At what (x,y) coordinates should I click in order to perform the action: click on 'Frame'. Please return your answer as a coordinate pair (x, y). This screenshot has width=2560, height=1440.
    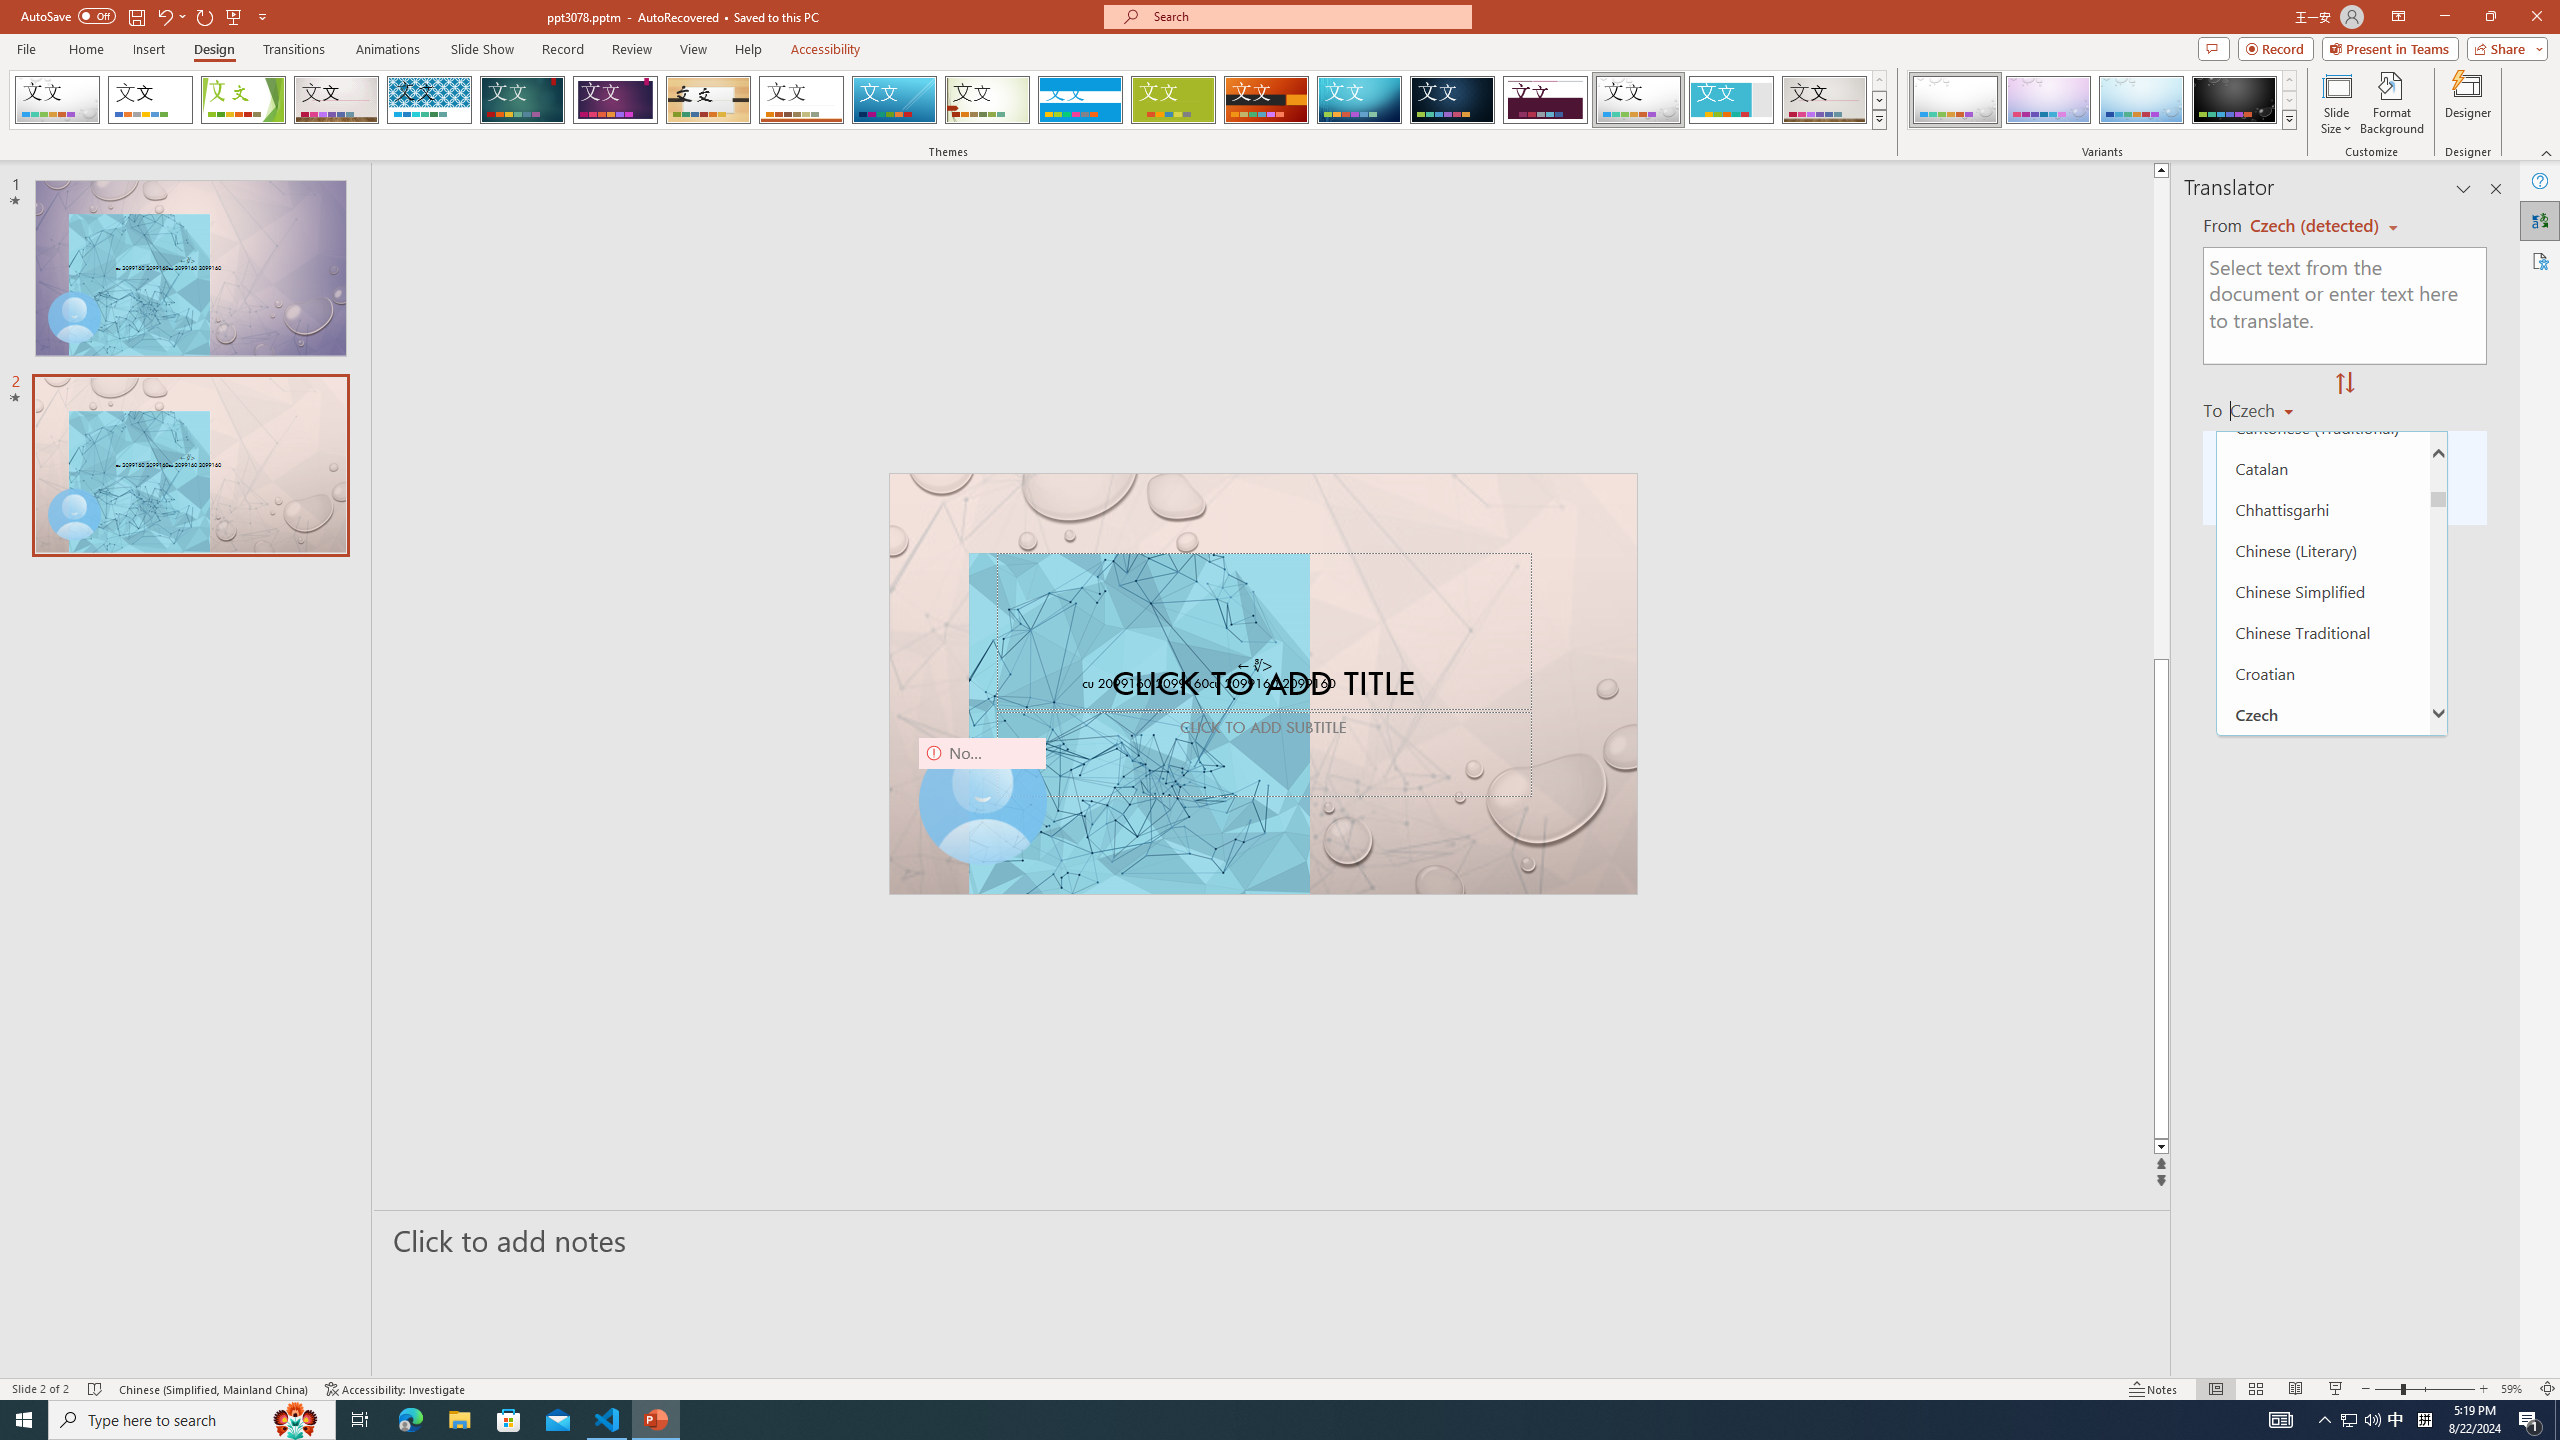
    Looking at the image, I should click on (1731, 99).